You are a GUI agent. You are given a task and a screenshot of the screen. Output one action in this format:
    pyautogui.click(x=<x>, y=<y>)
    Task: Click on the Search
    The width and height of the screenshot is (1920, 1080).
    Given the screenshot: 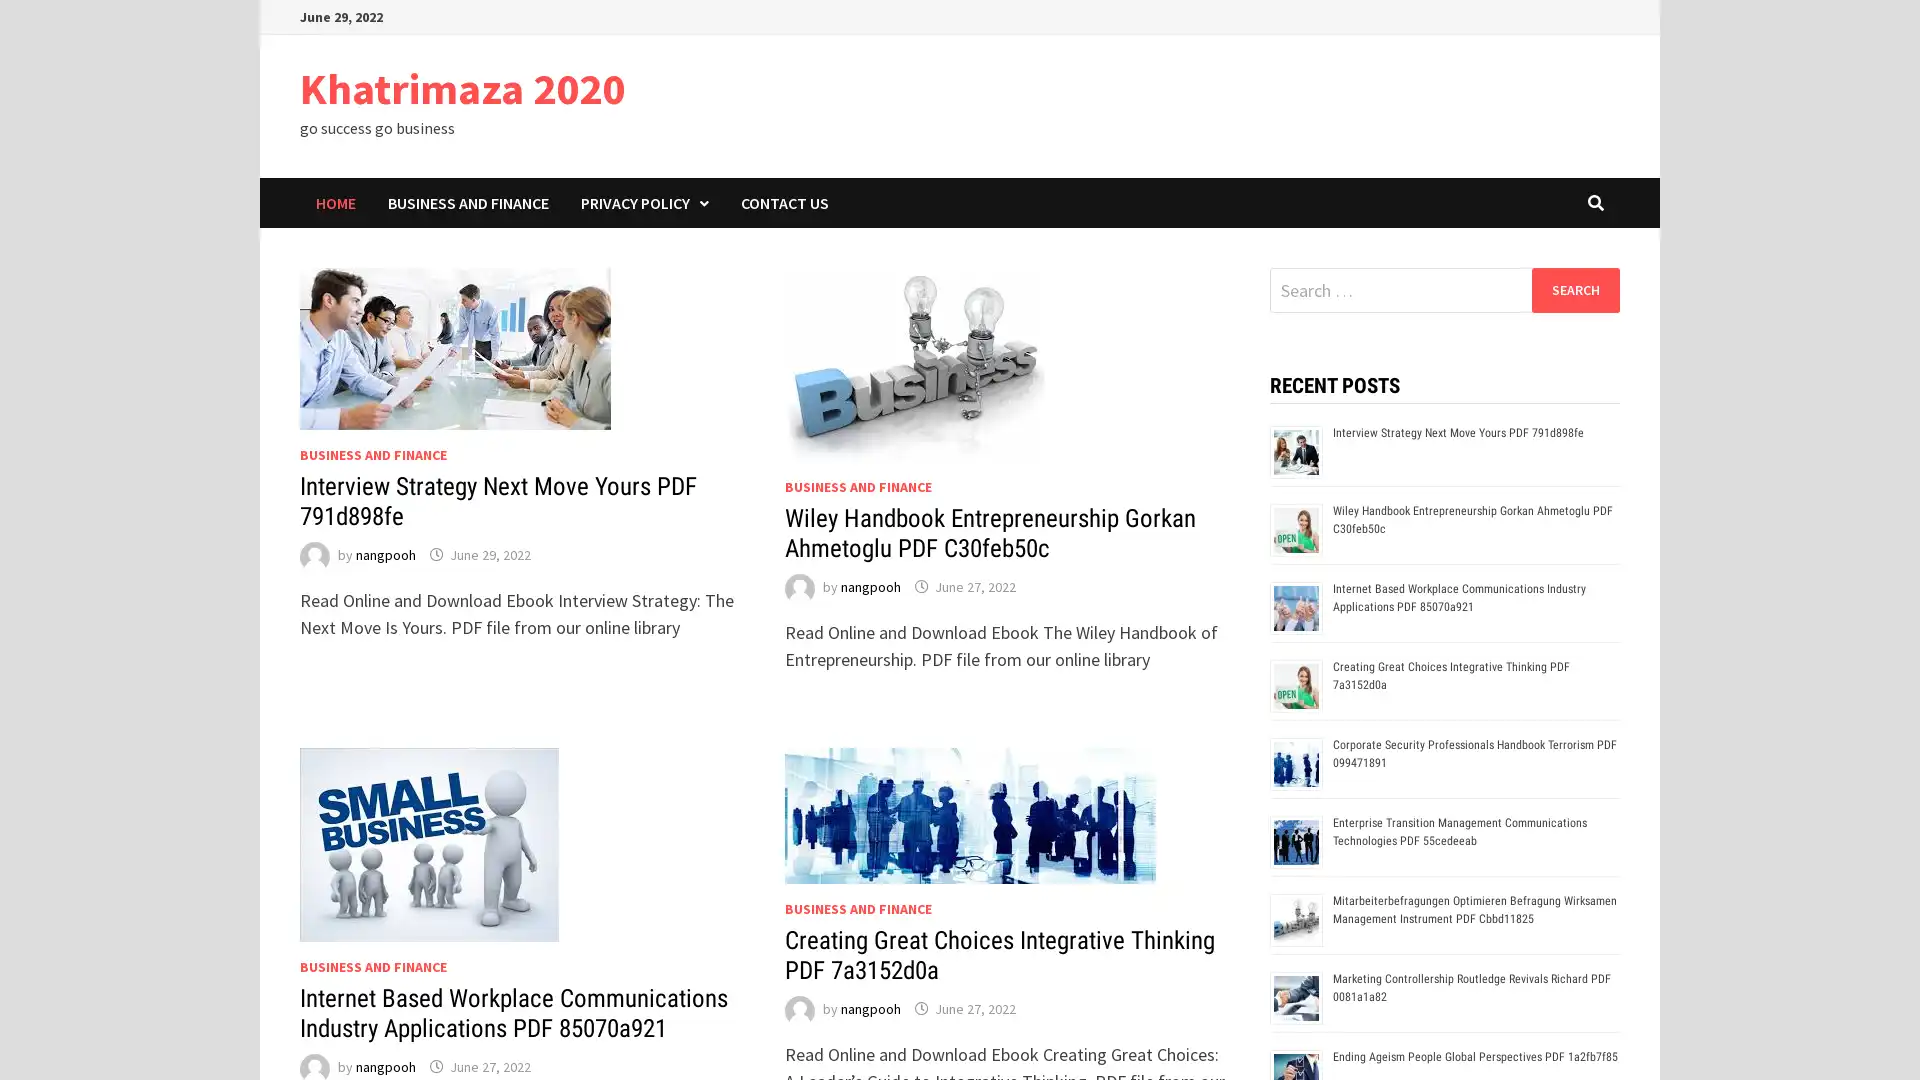 What is the action you would take?
    pyautogui.click(x=1574, y=289)
    